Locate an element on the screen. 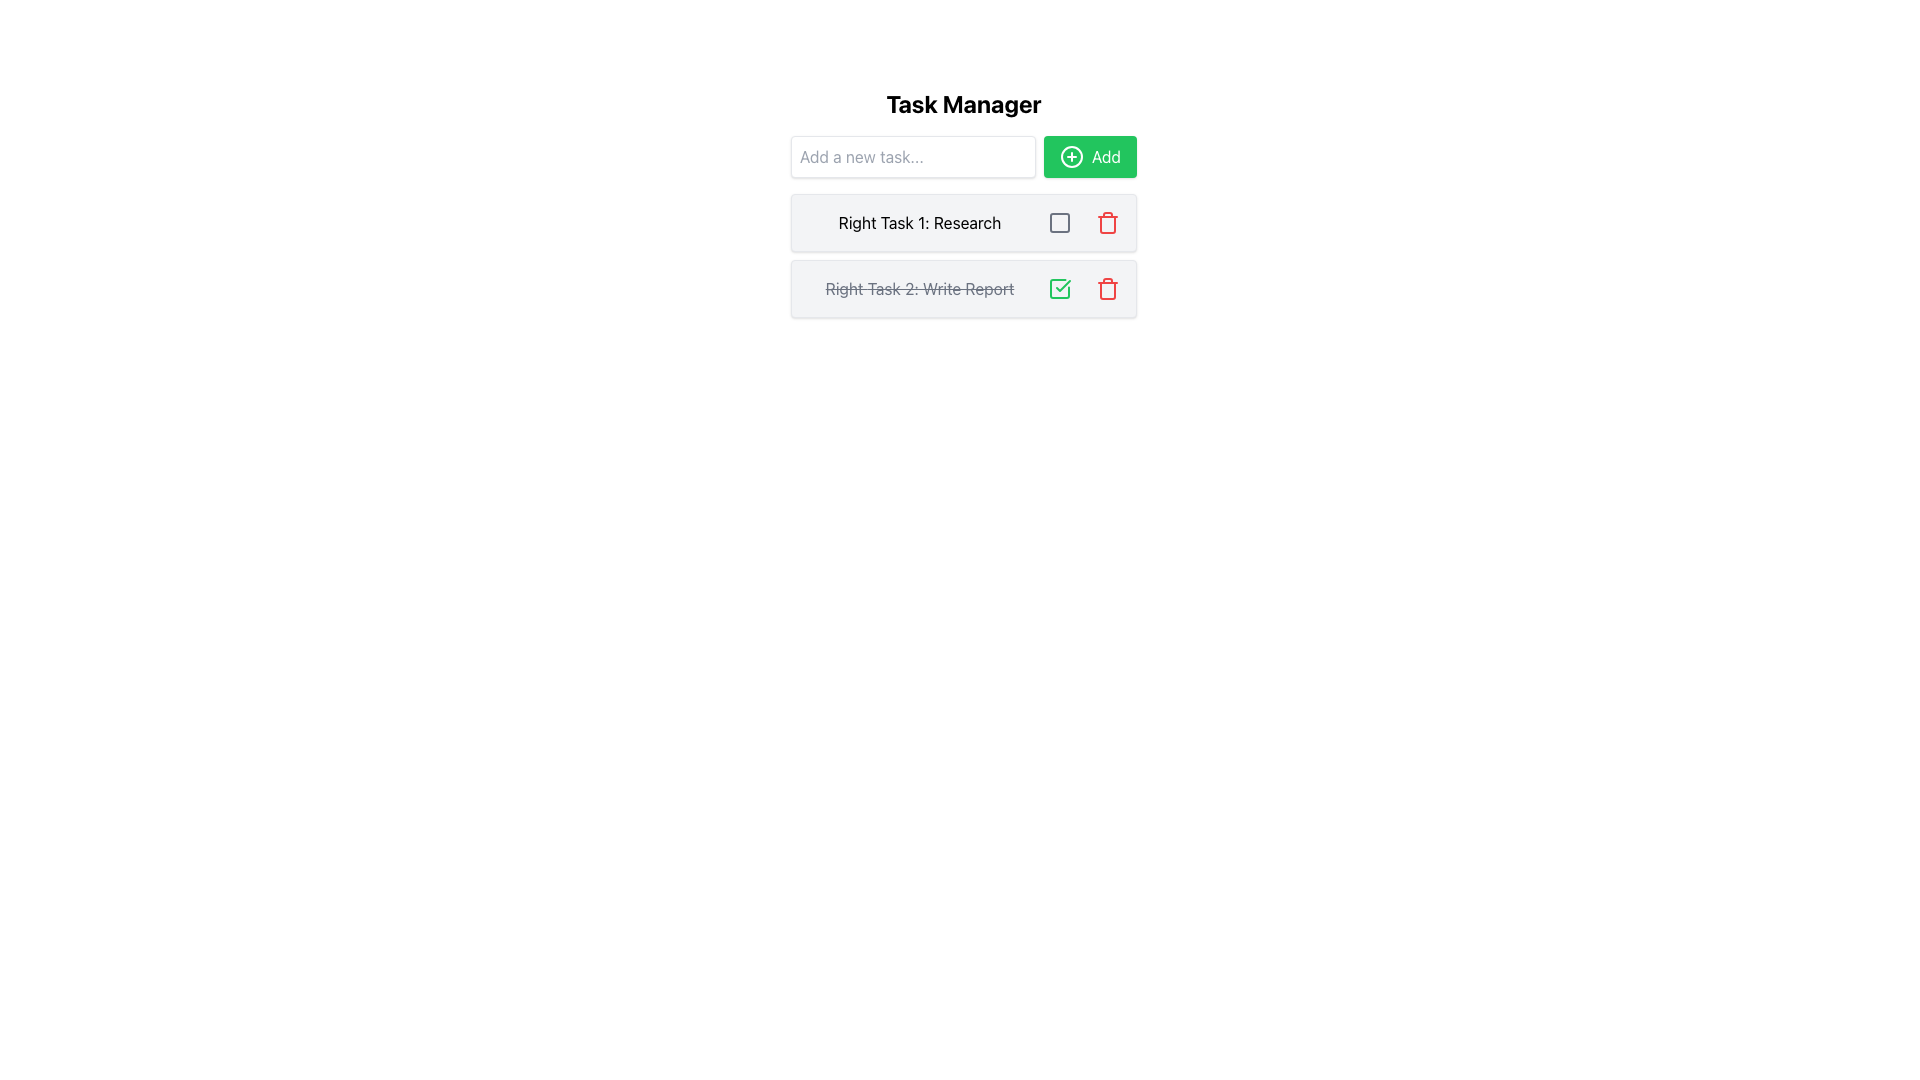  the custom SVG checkbox is located at coordinates (1059, 289).